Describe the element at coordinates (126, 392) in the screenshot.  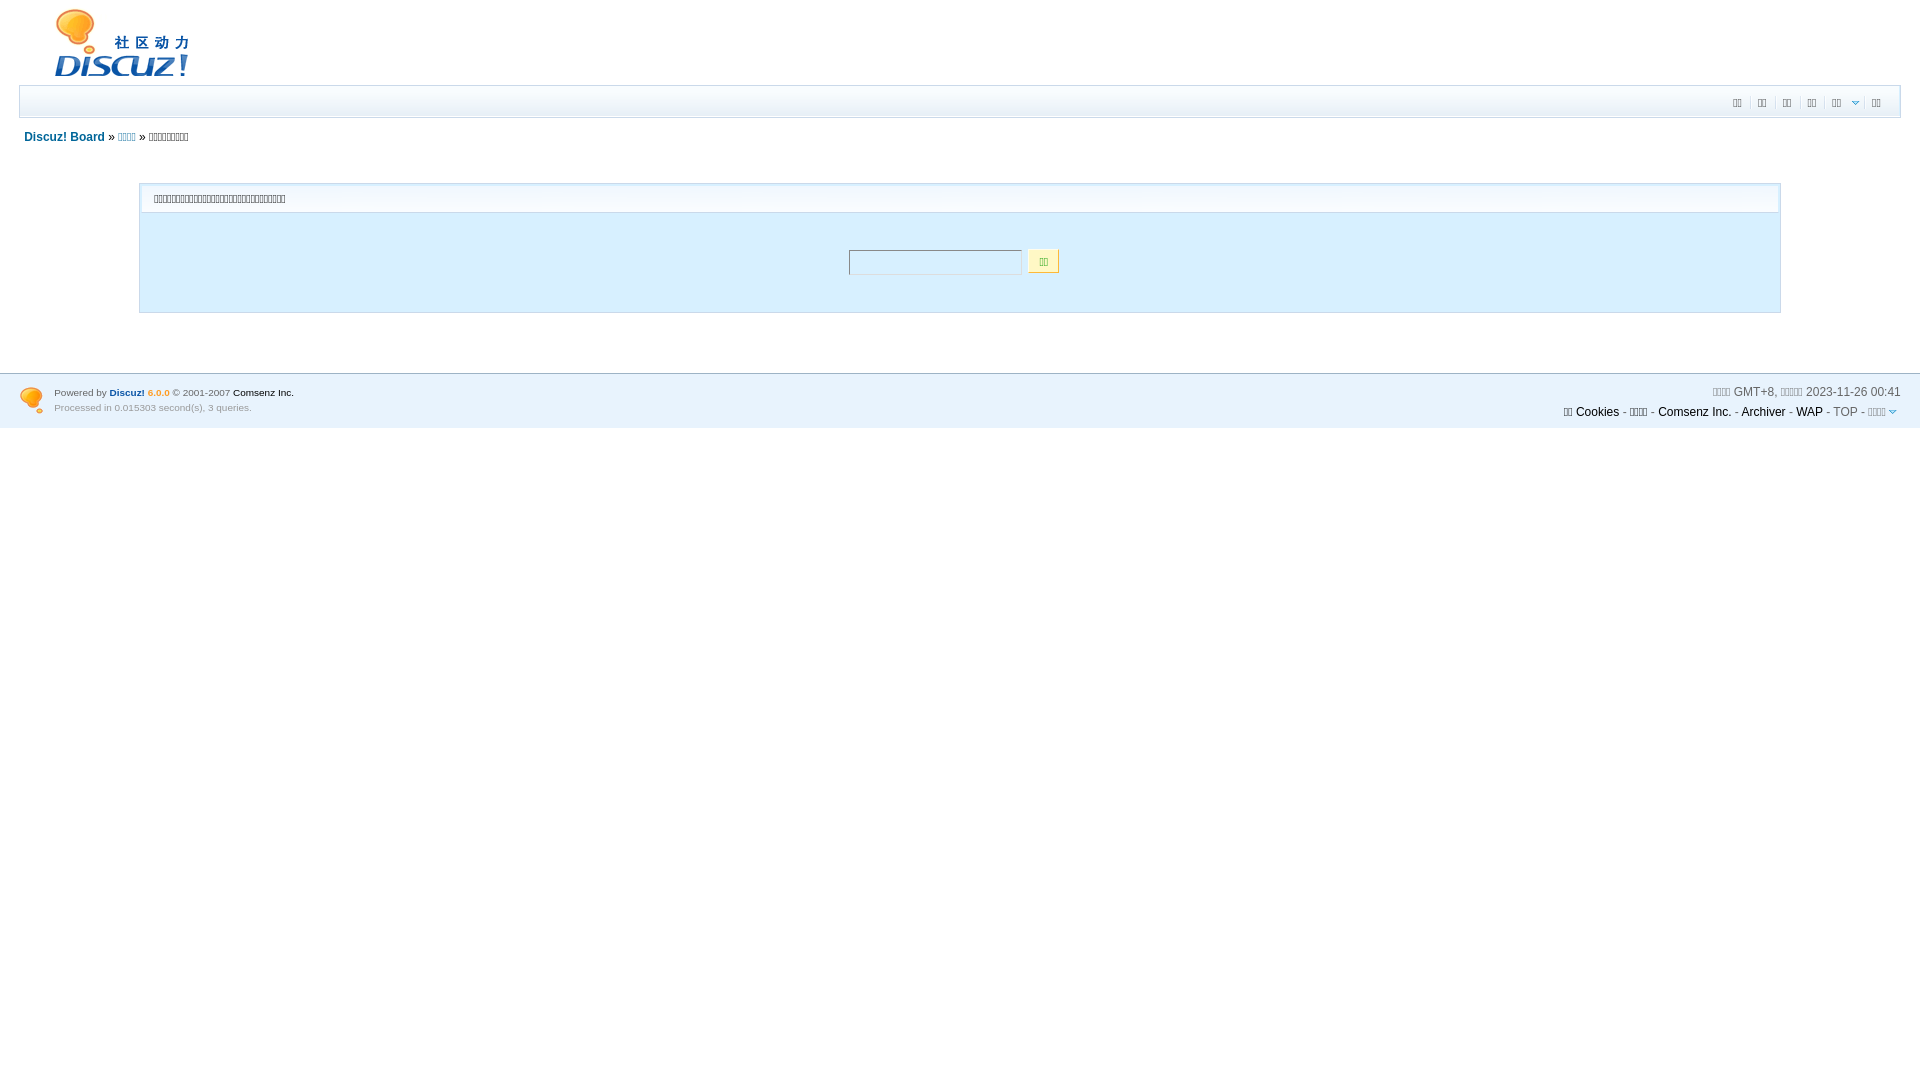
I see `'Discuz!'` at that location.